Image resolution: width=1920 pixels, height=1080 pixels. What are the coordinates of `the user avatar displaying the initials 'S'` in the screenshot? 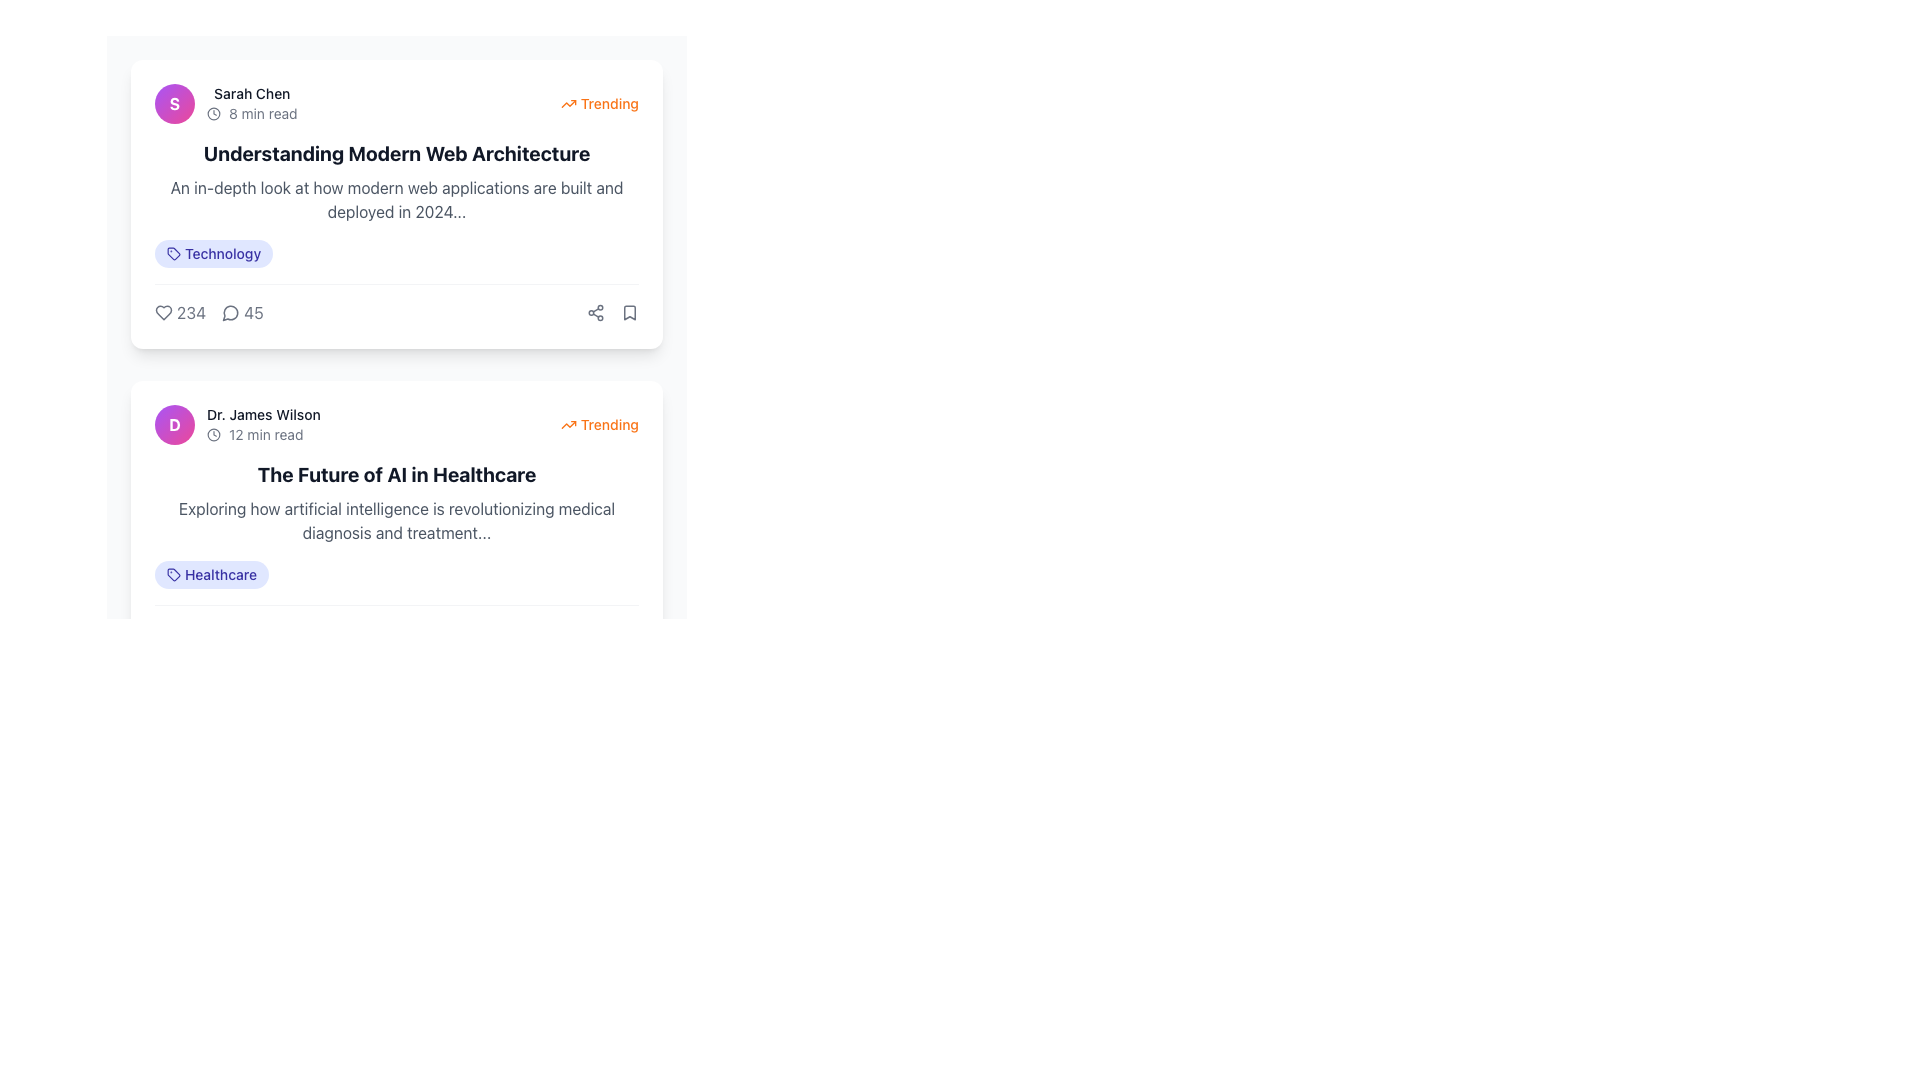 It's located at (397, 104).